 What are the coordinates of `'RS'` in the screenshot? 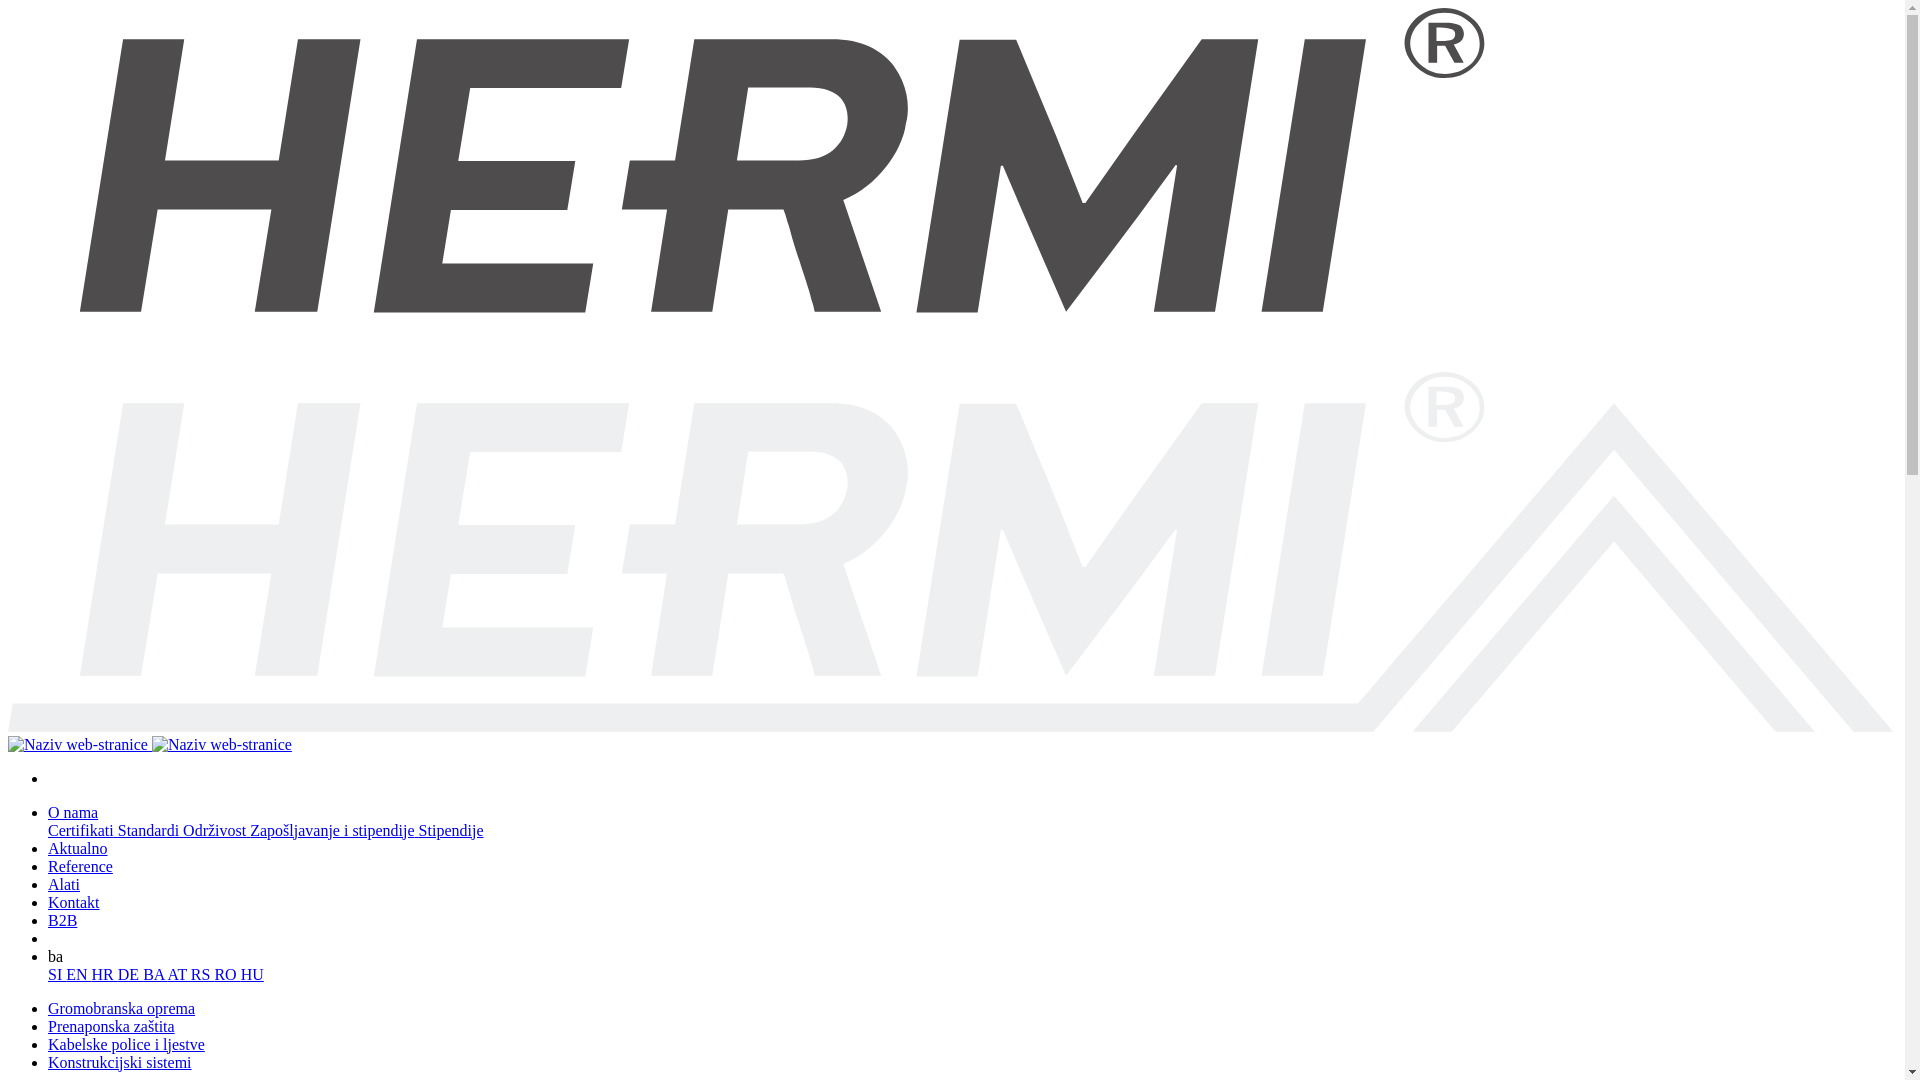 It's located at (202, 973).